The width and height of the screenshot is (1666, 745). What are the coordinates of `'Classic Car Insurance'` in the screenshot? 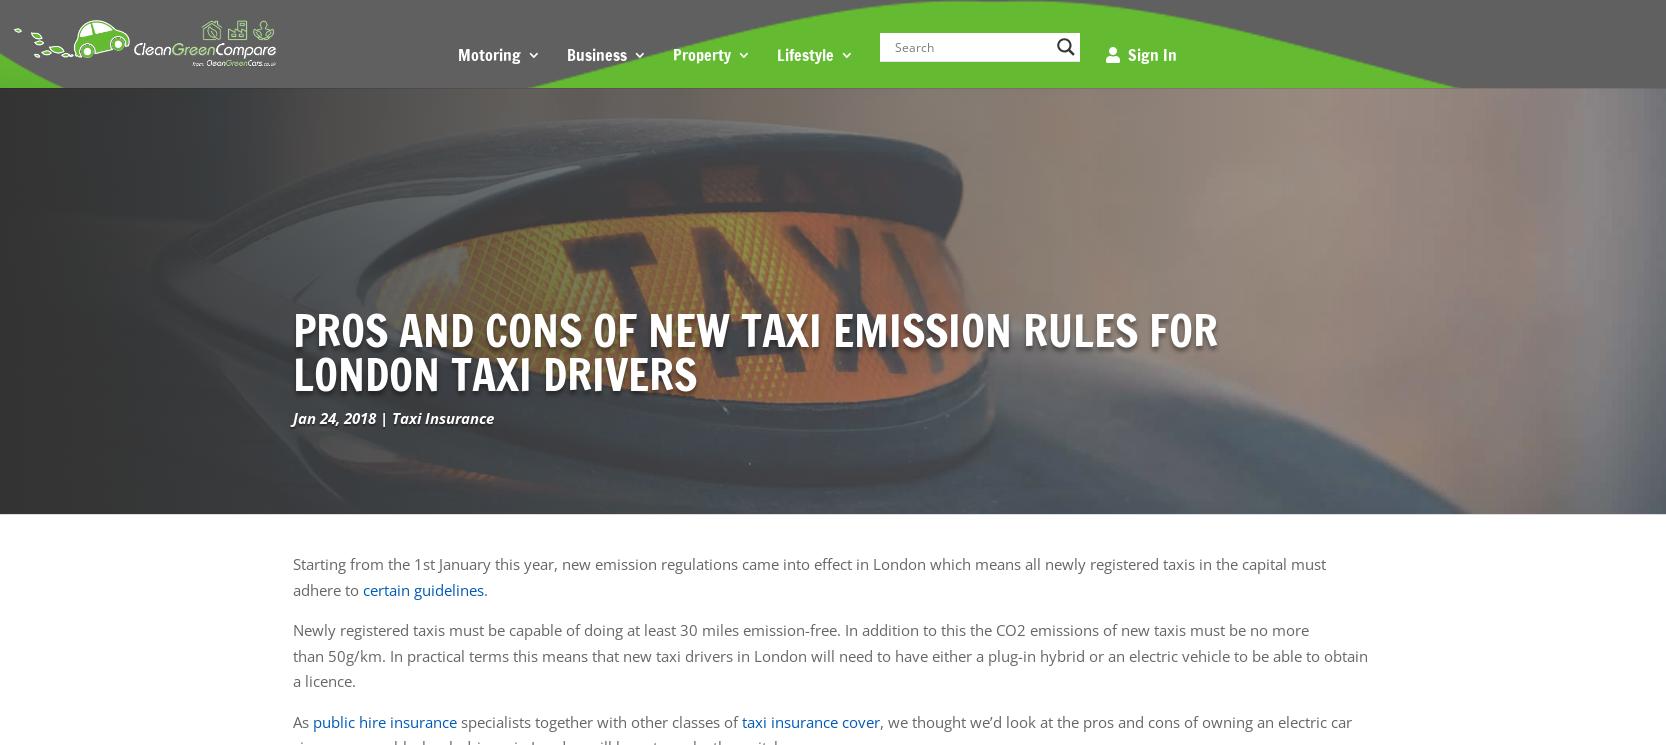 It's located at (547, 160).